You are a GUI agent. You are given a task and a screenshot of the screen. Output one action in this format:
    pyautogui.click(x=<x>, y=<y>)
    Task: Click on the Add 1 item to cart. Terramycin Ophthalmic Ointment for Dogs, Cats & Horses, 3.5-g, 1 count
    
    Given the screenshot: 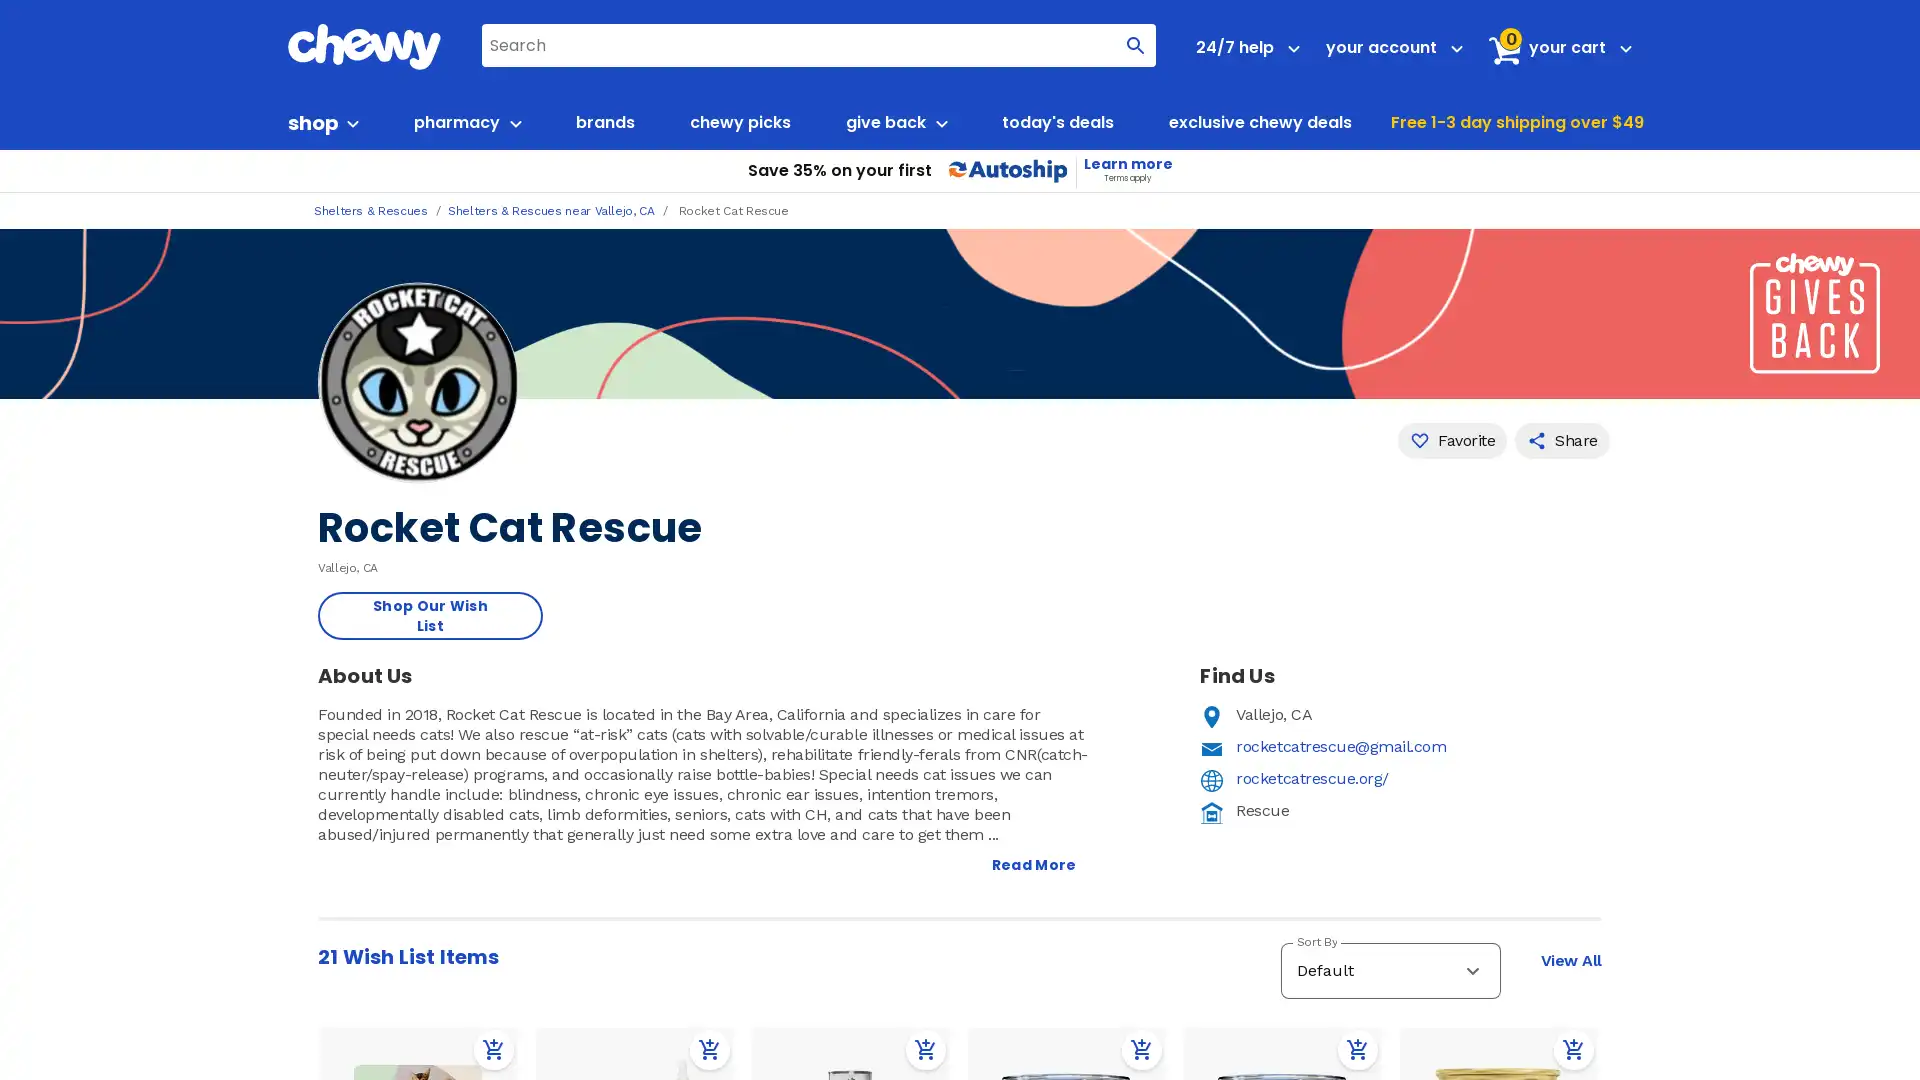 What is the action you would take?
    pyautogui.click(x=710, y=1048)
    